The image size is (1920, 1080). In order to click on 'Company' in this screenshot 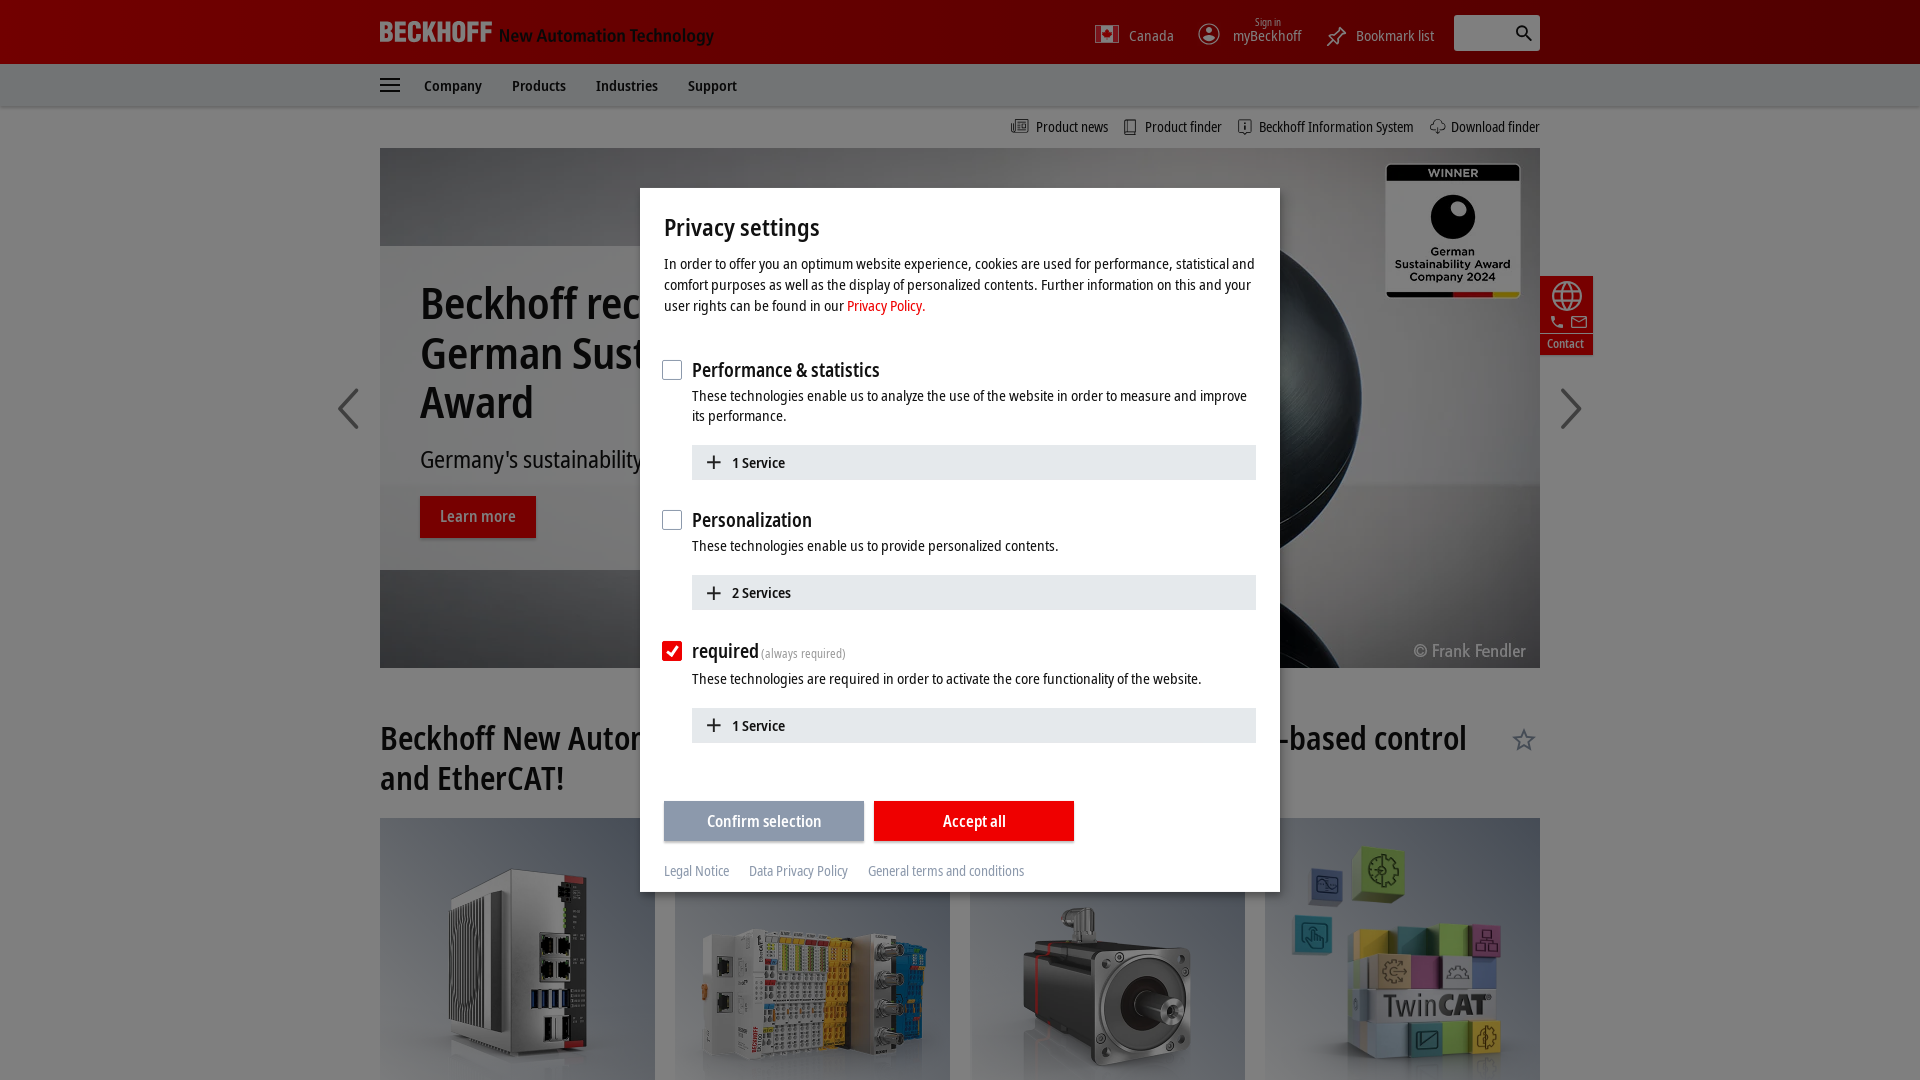, I will do `click(422, 83)`.